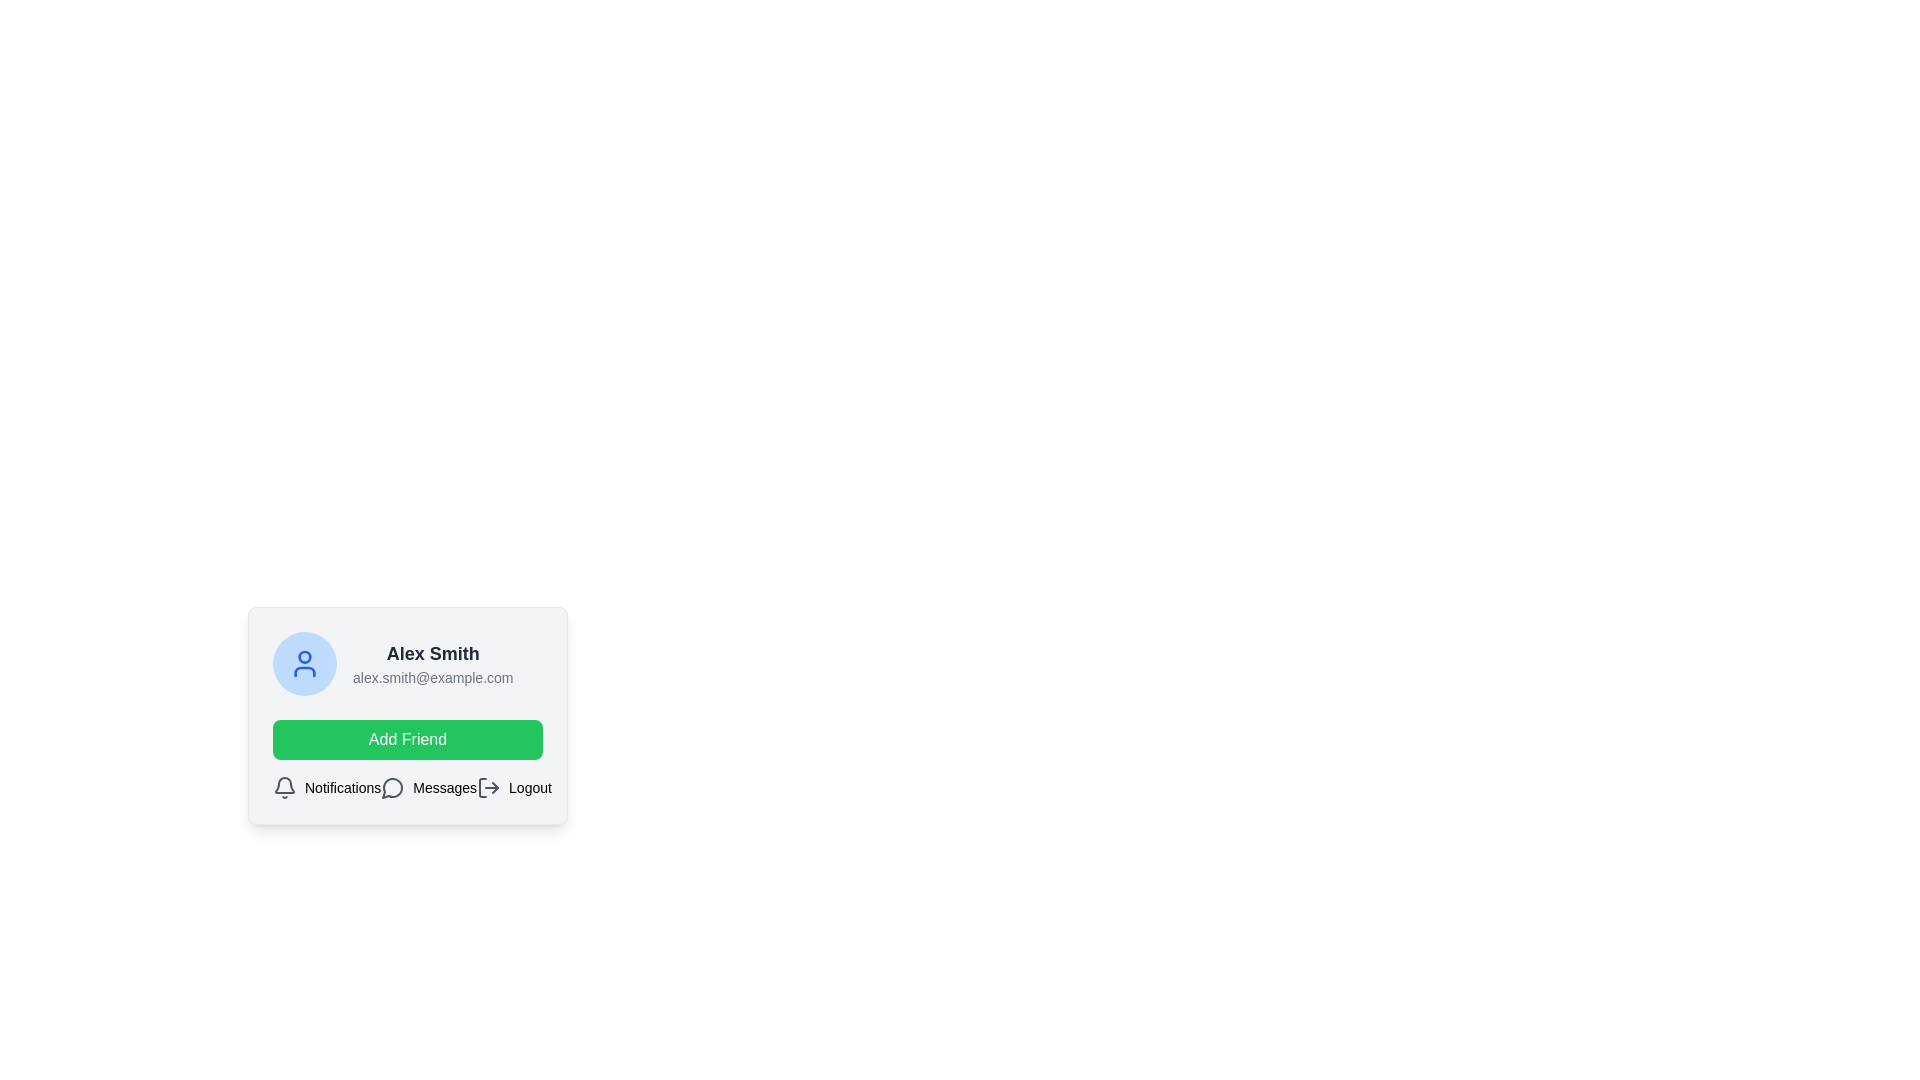  Describe the element at coordinates (392, 787) in the screenshot. I see `the 'Messages' icon located at the bottom-right part of the user profile card` at that location.